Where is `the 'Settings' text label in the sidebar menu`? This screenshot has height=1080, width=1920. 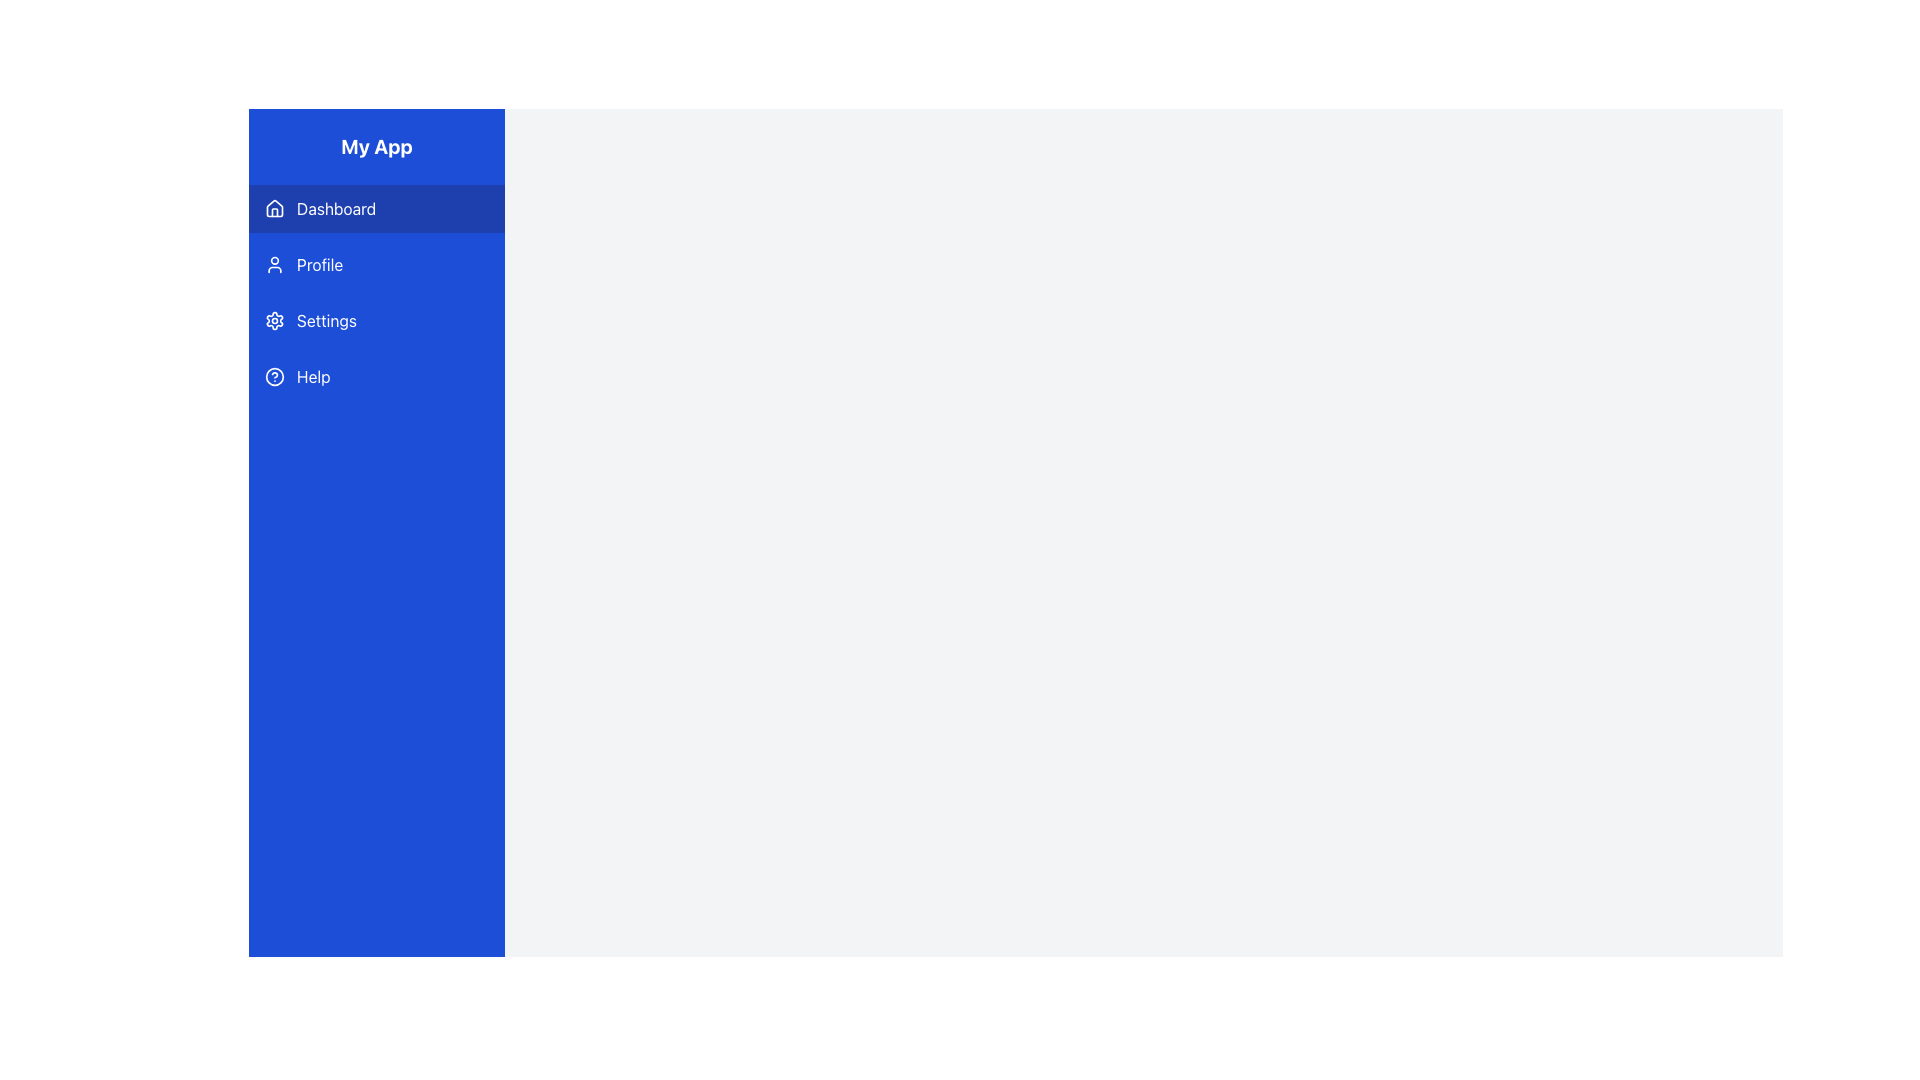
the 'Settings' text label in the sidebar menu is located at coordinates (326, 319).